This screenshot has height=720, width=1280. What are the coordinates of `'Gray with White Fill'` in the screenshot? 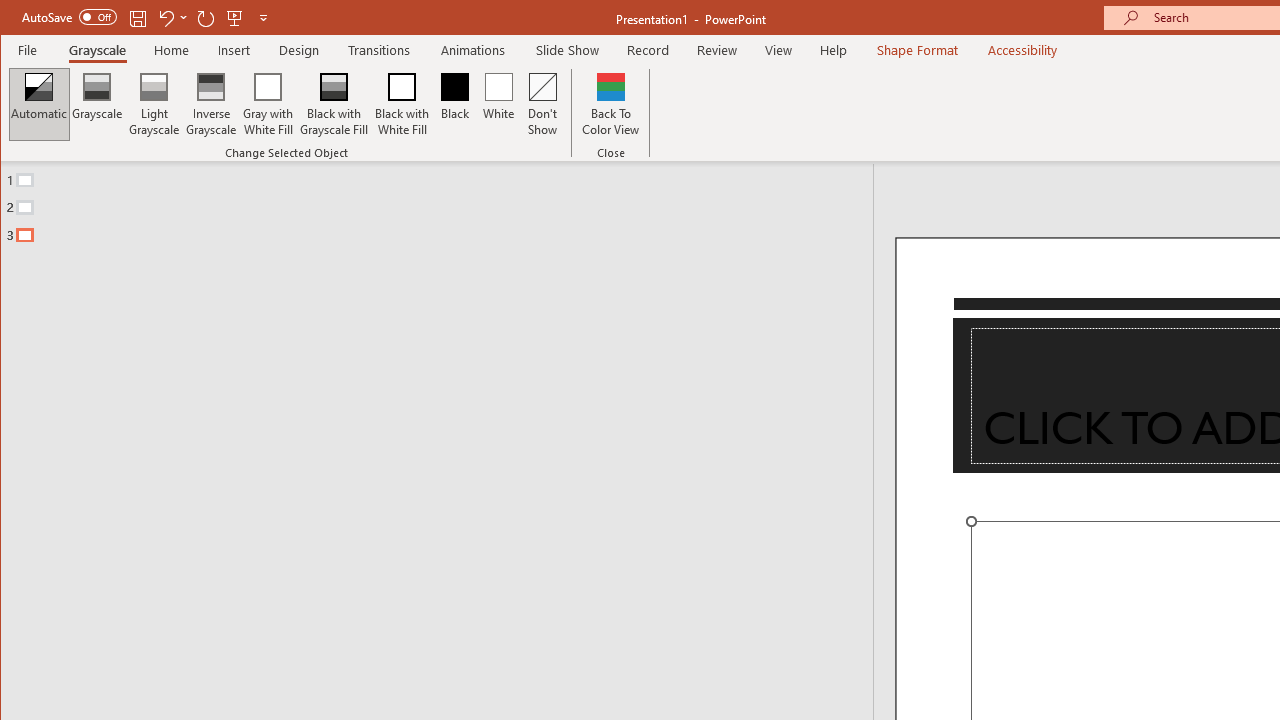 It's located at (267, 104).